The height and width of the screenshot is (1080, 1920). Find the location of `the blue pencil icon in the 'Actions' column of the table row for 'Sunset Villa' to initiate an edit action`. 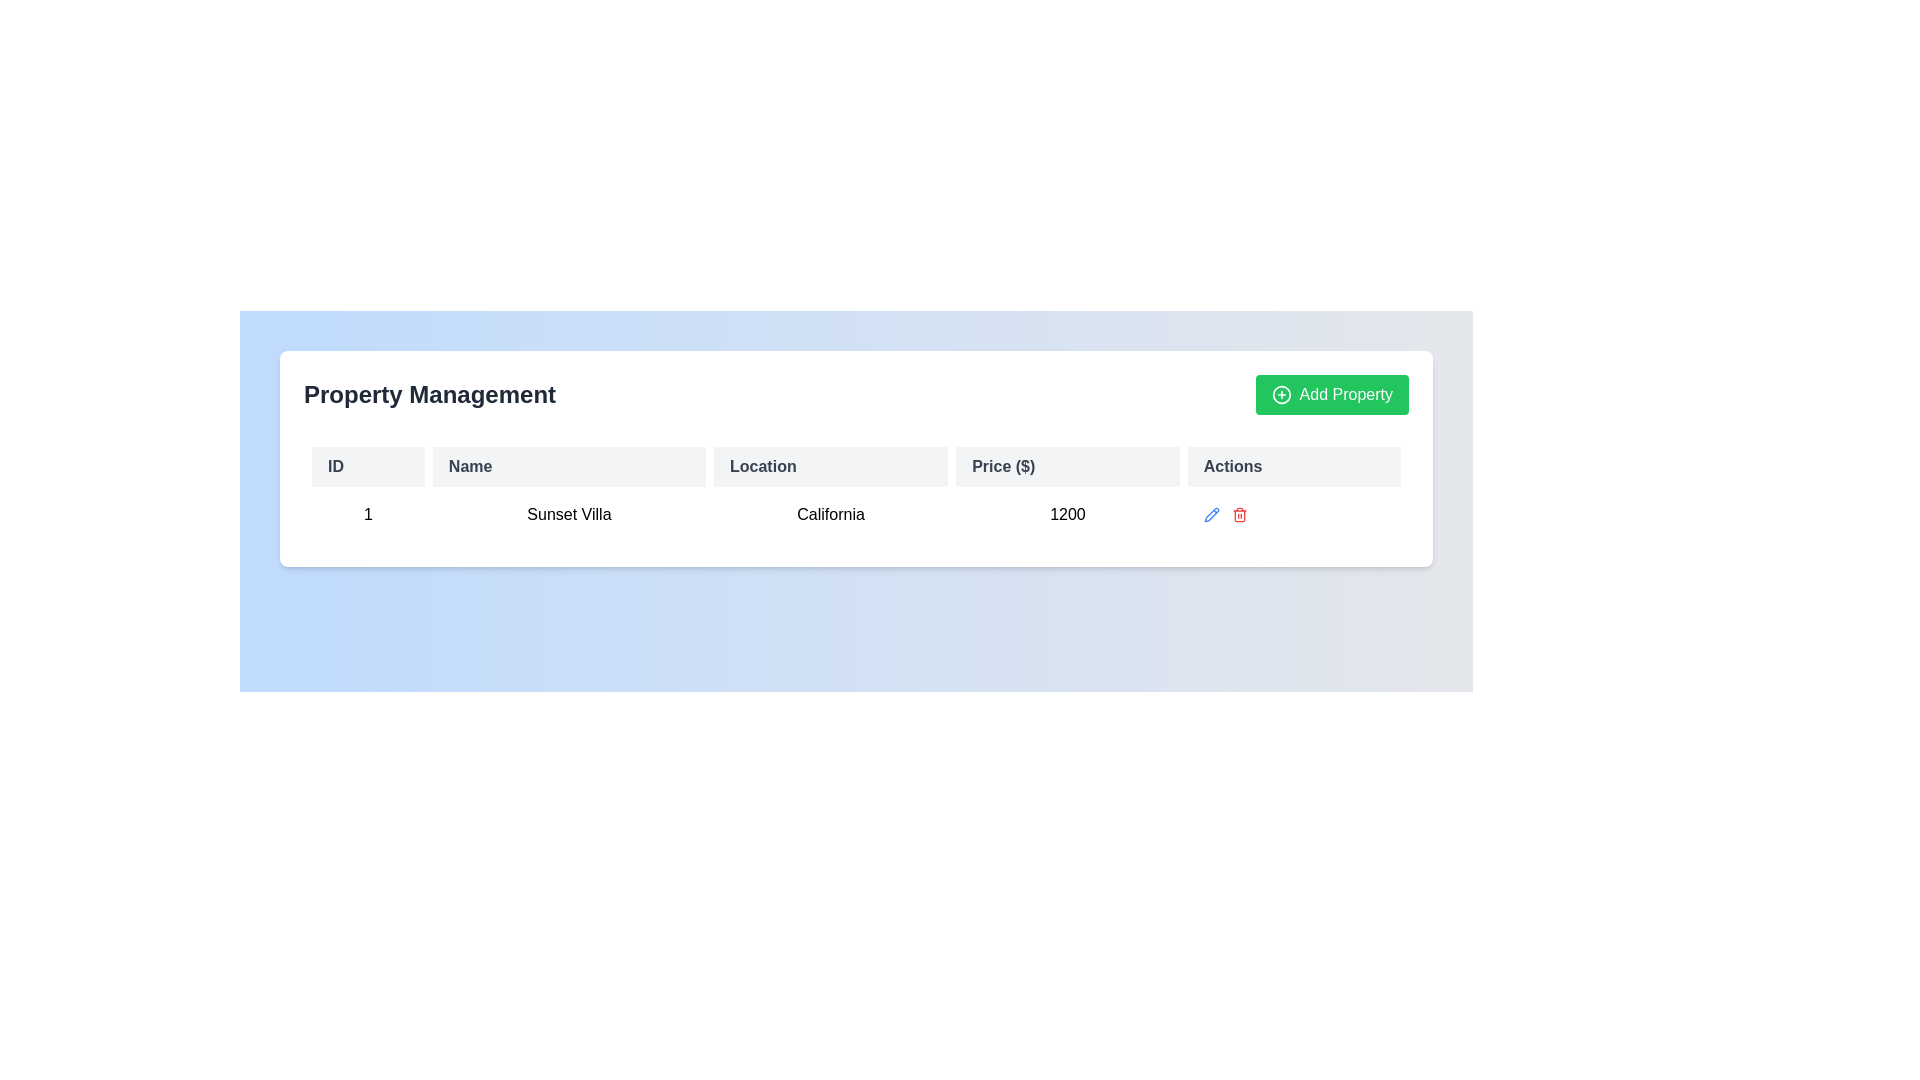

the blue pencil icon in the 'Actions' column of the table row for 'Sunset Villa' to initiate an edit action is located at coordinates (1210, 514).